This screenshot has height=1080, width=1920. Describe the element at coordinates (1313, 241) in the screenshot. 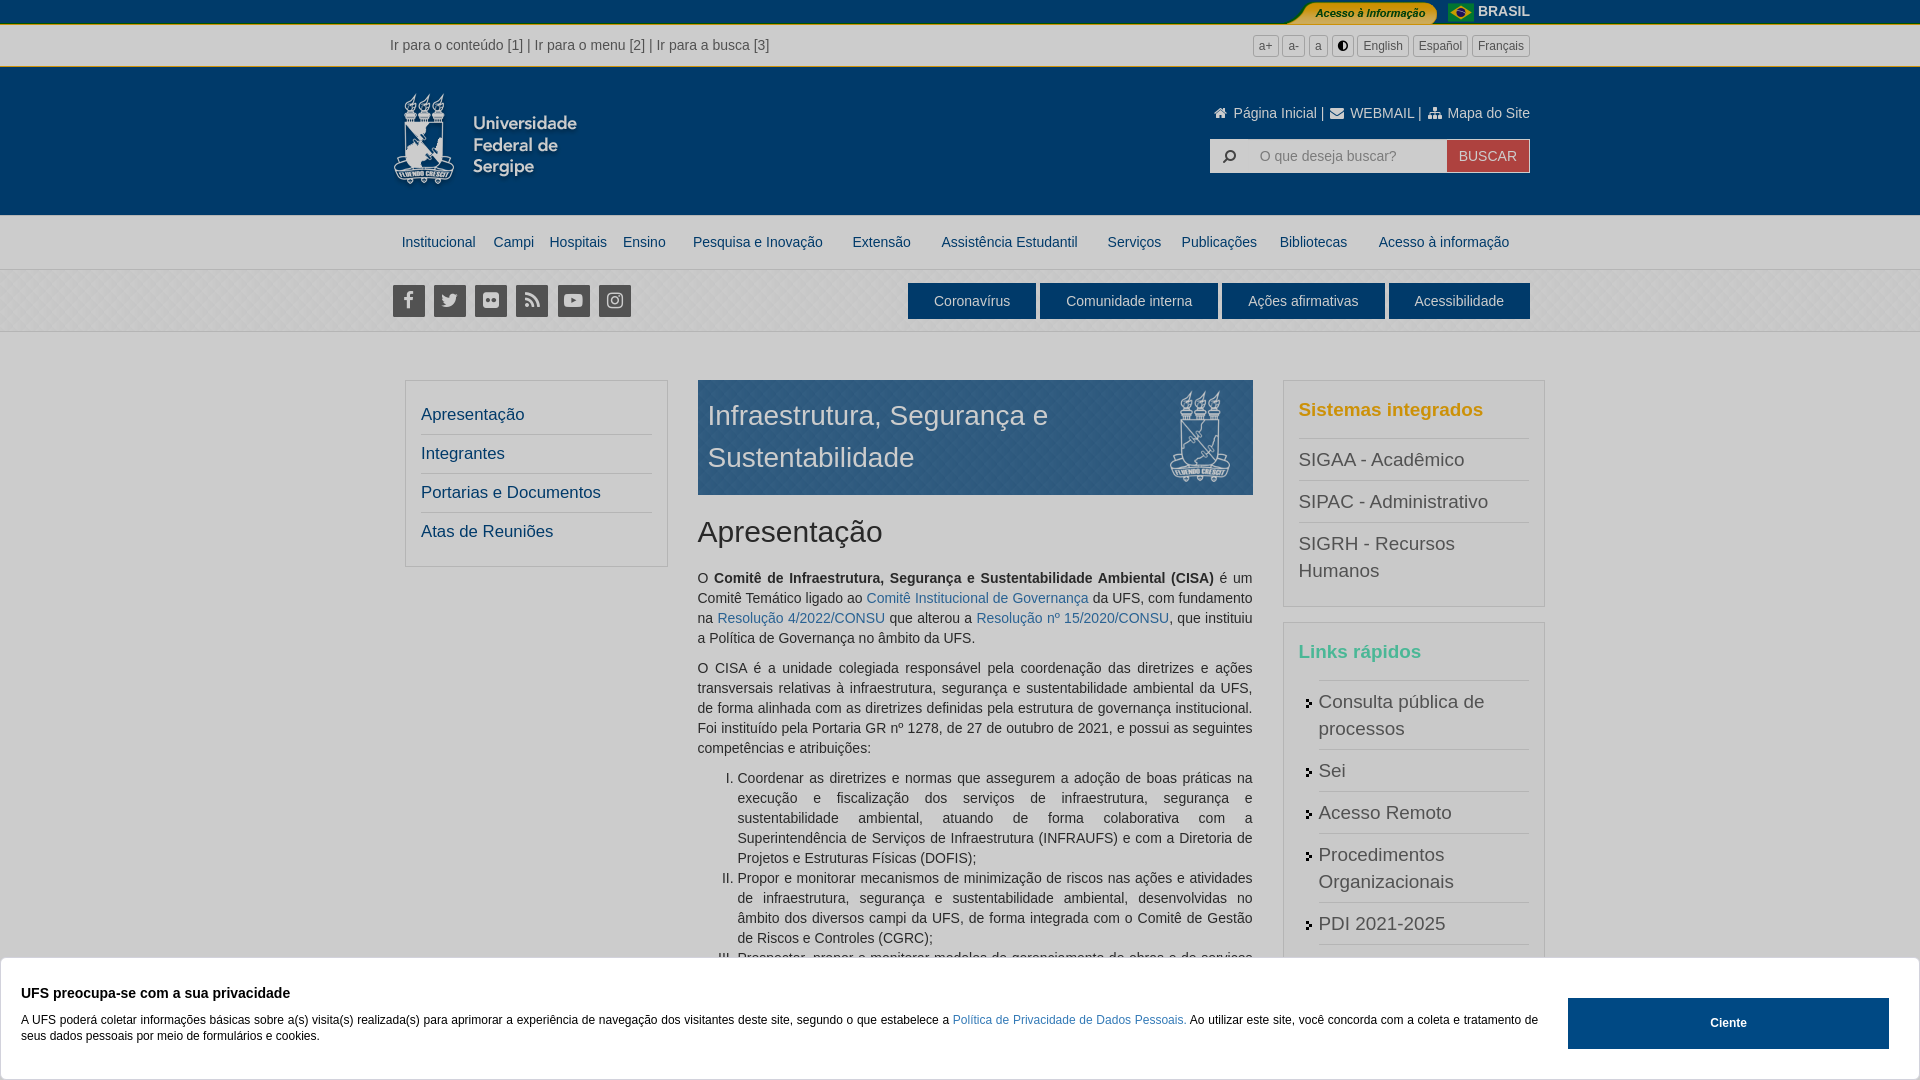

I see `'Bibliotecas'` at that location.